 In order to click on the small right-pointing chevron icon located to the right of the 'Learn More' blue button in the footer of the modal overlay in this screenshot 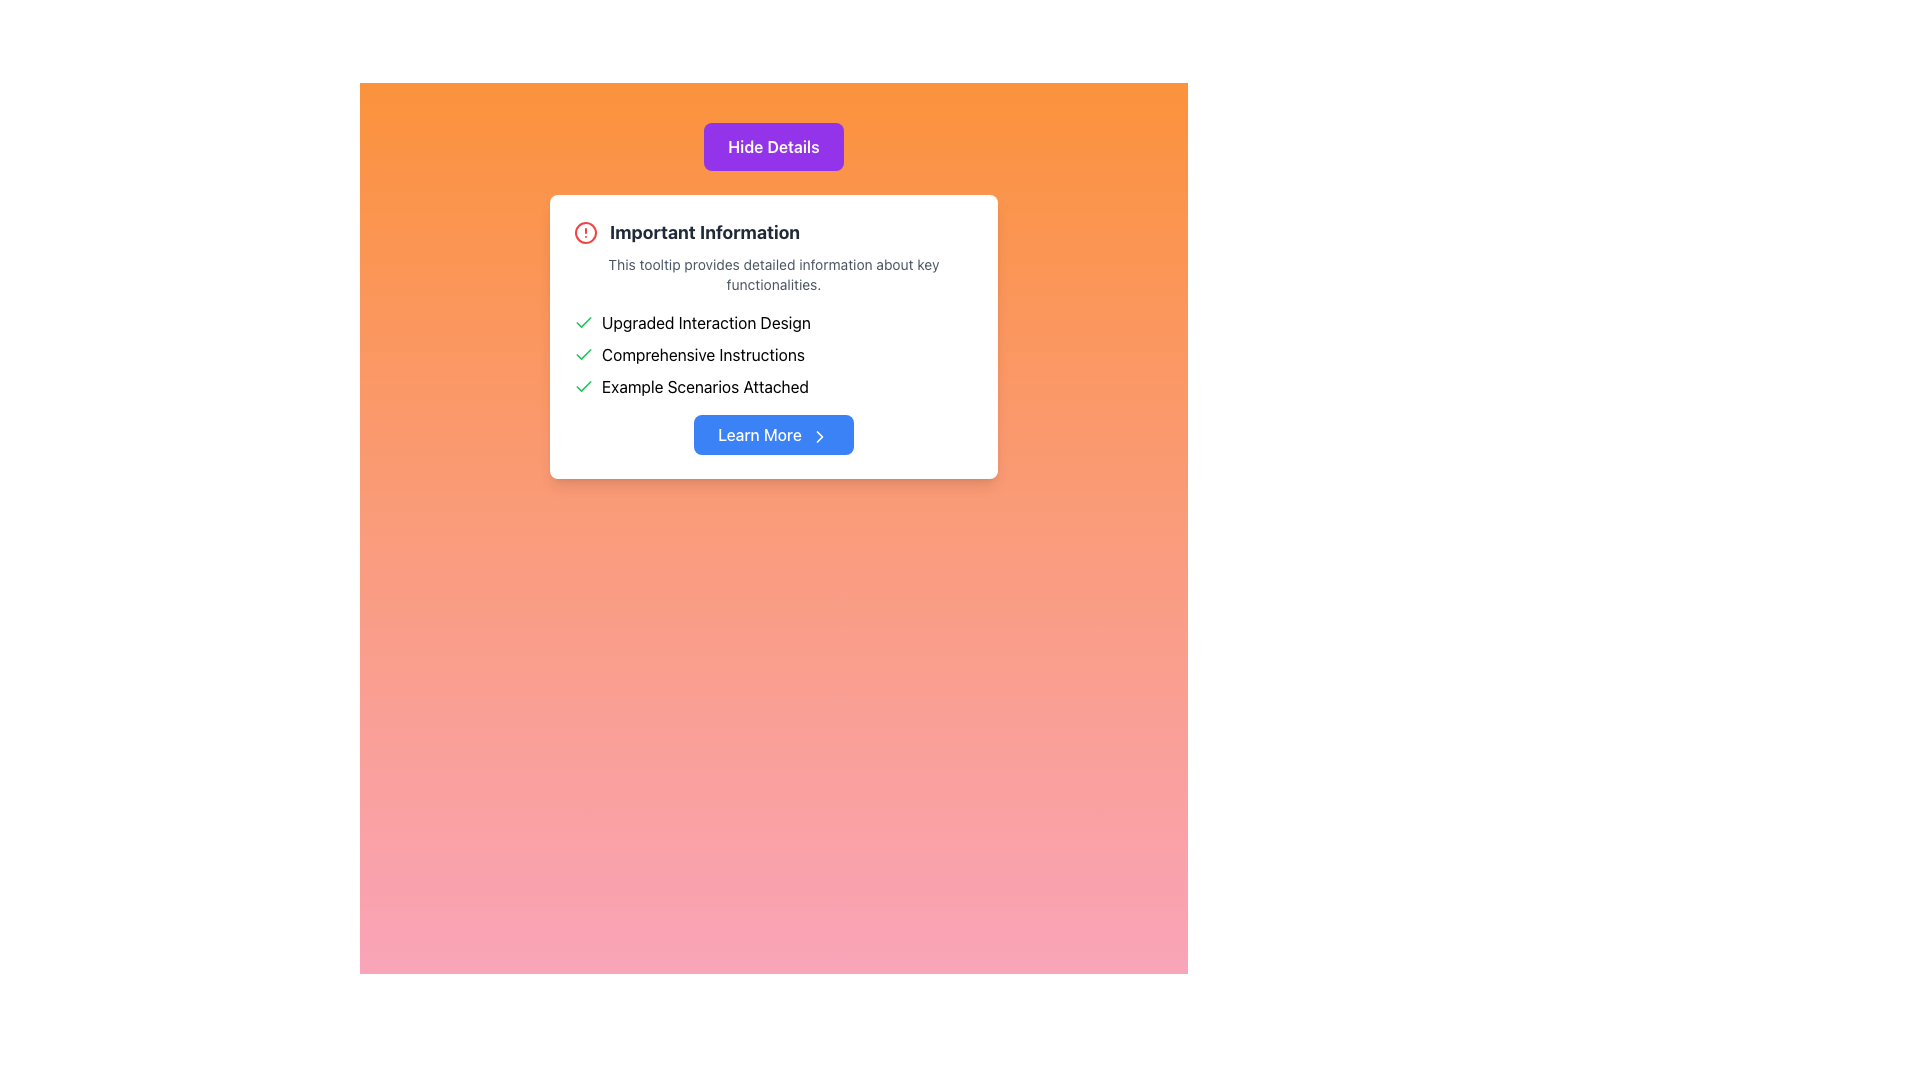, I will do `click(819, 435)`.